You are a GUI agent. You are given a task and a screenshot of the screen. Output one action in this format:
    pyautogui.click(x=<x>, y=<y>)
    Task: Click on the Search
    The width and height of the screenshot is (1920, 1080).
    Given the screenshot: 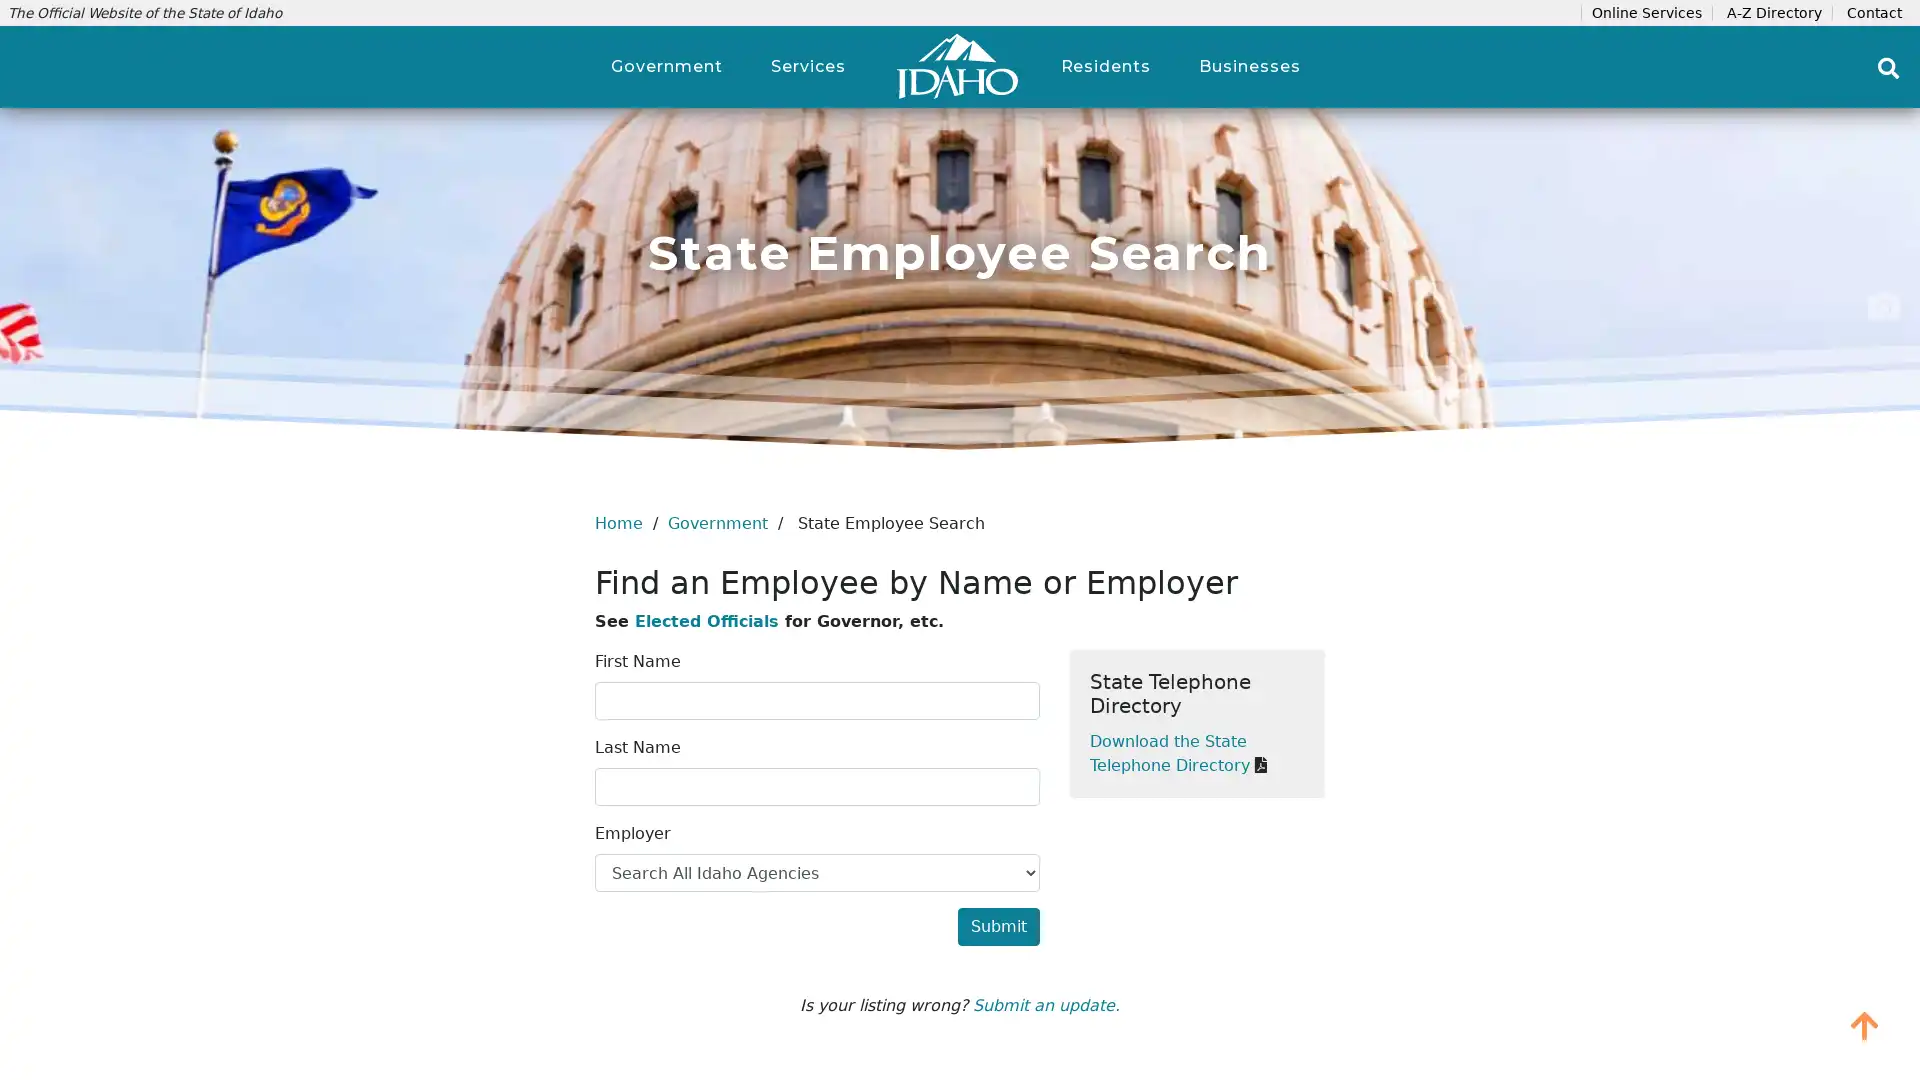 What is the action you would take?
    pyautogui.click(x=1888, y=67)
    